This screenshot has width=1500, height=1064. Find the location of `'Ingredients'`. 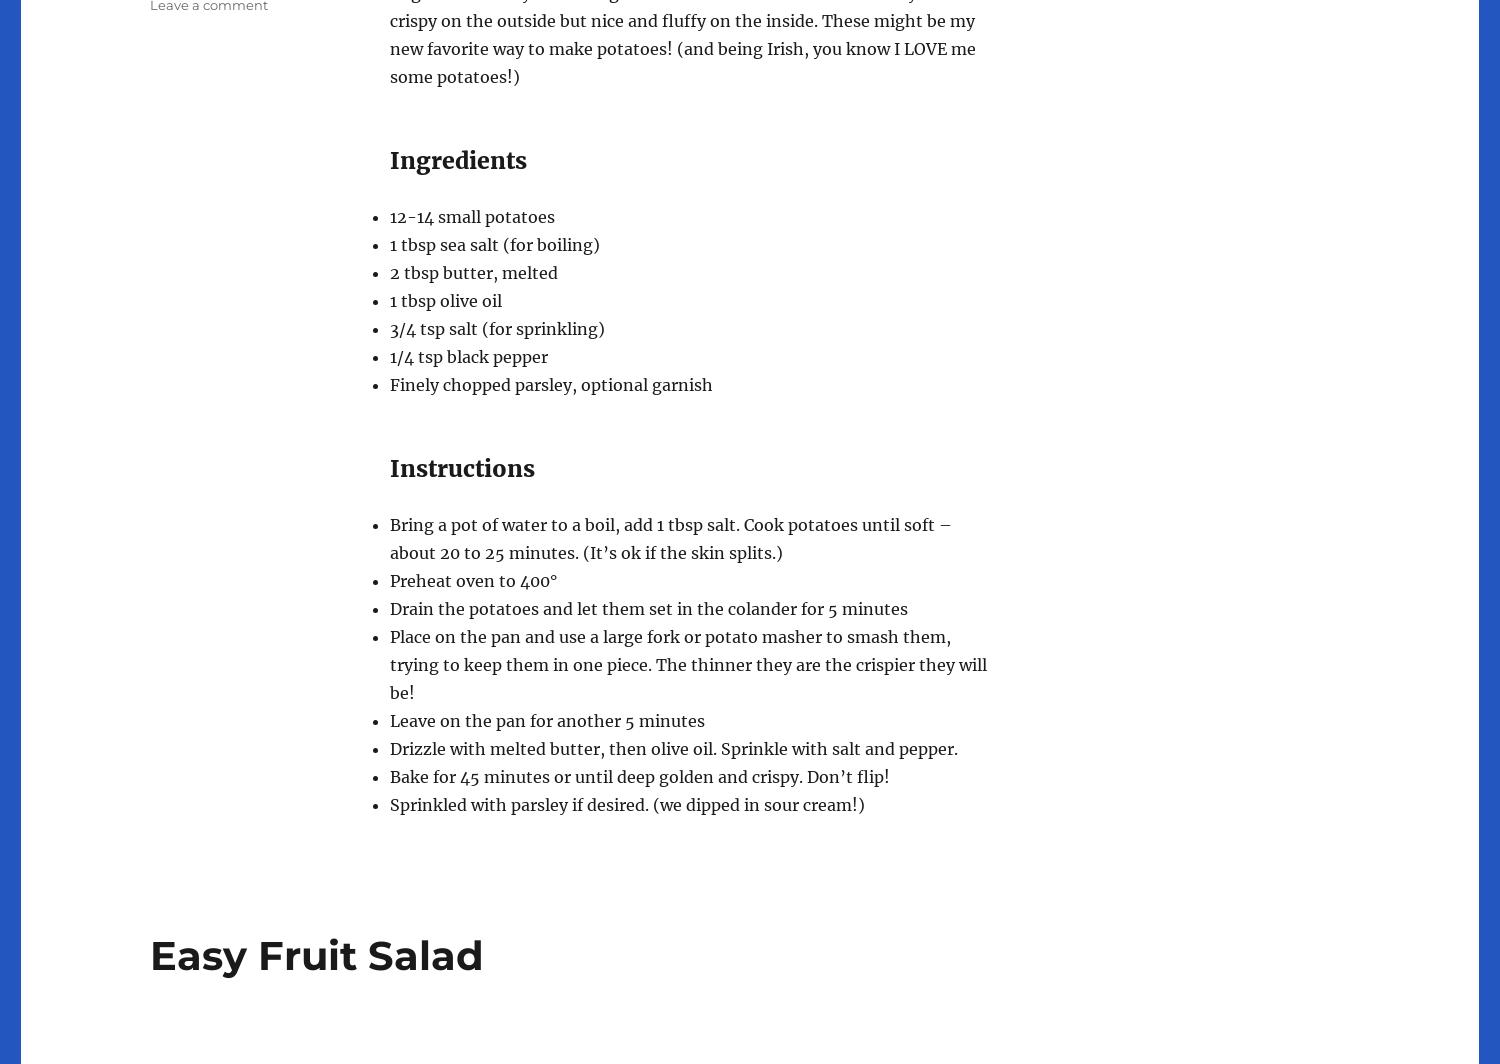

'Ingredients' is located at coordinates (390, 159).